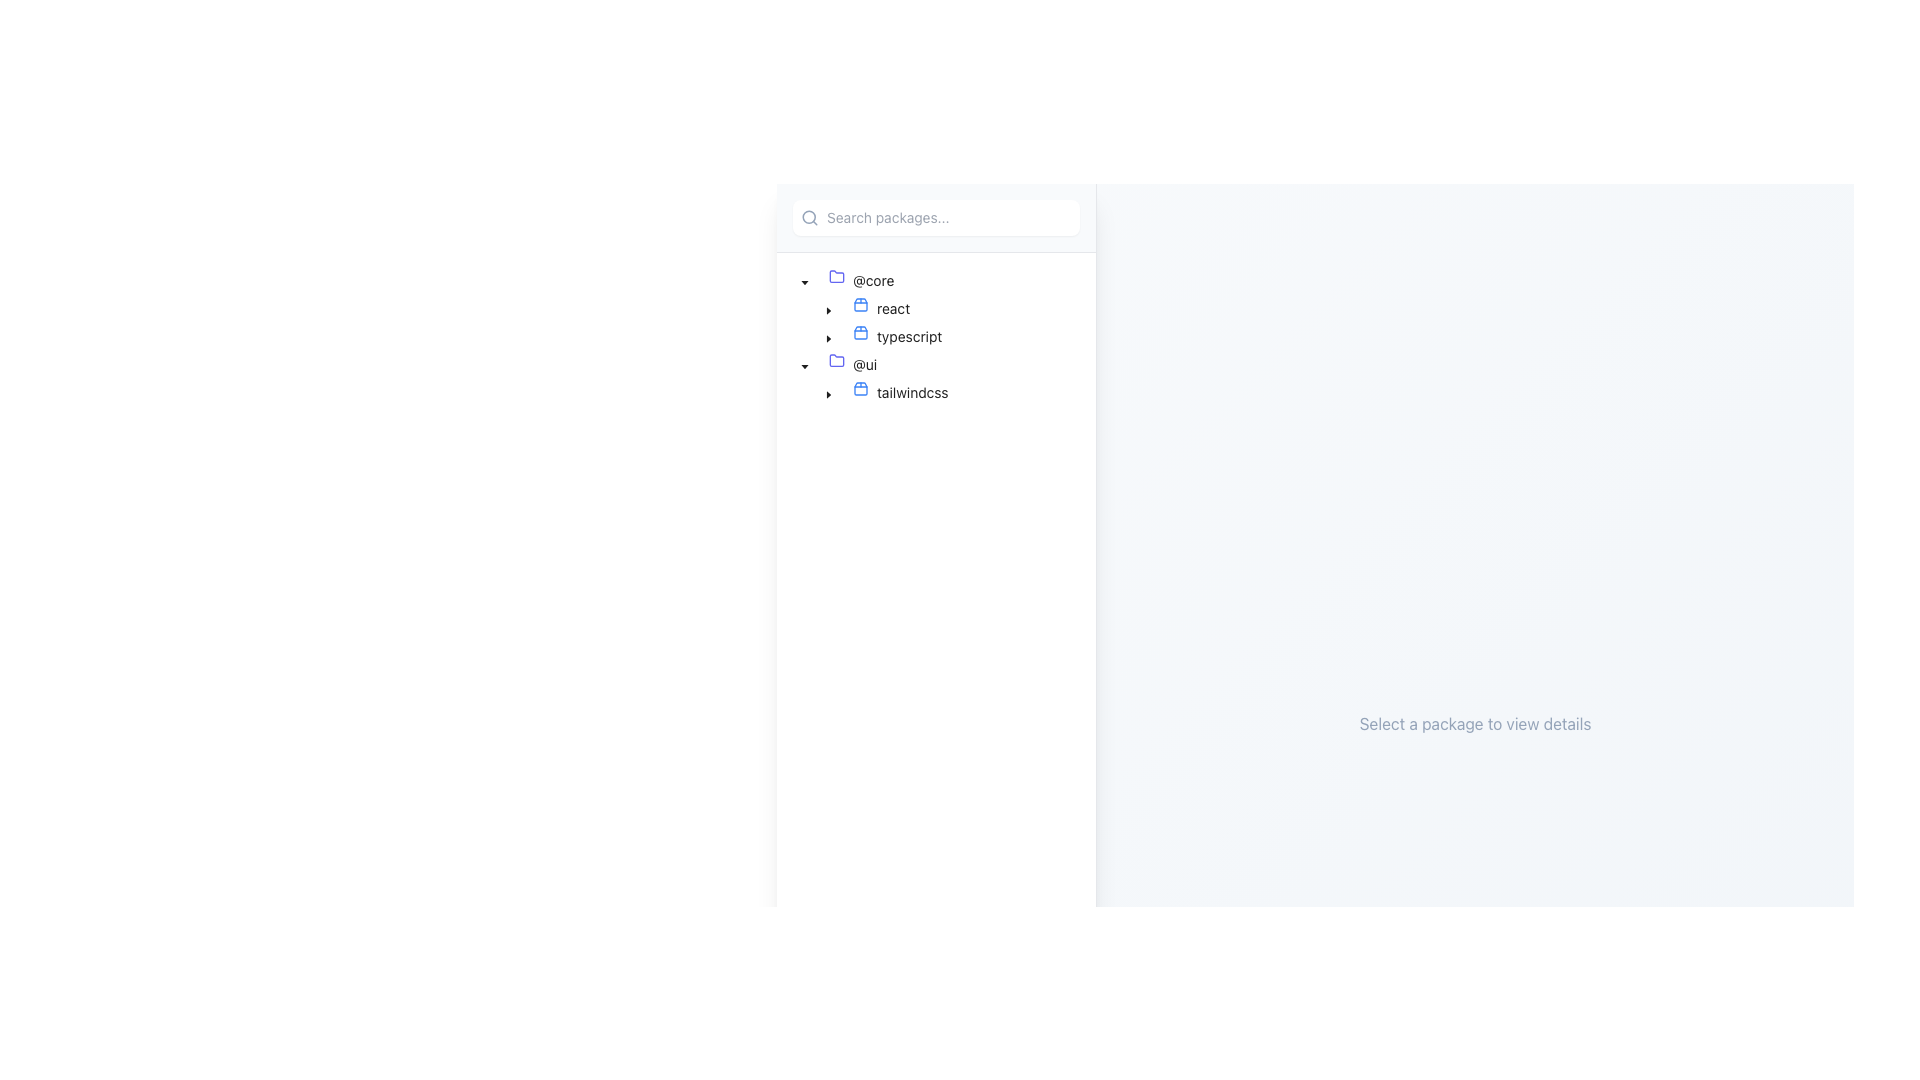  I want to click on the graphical icon representing the 'react' node in the hierarchical tree structure, located below the '@core' folder label, so click(864, 308).